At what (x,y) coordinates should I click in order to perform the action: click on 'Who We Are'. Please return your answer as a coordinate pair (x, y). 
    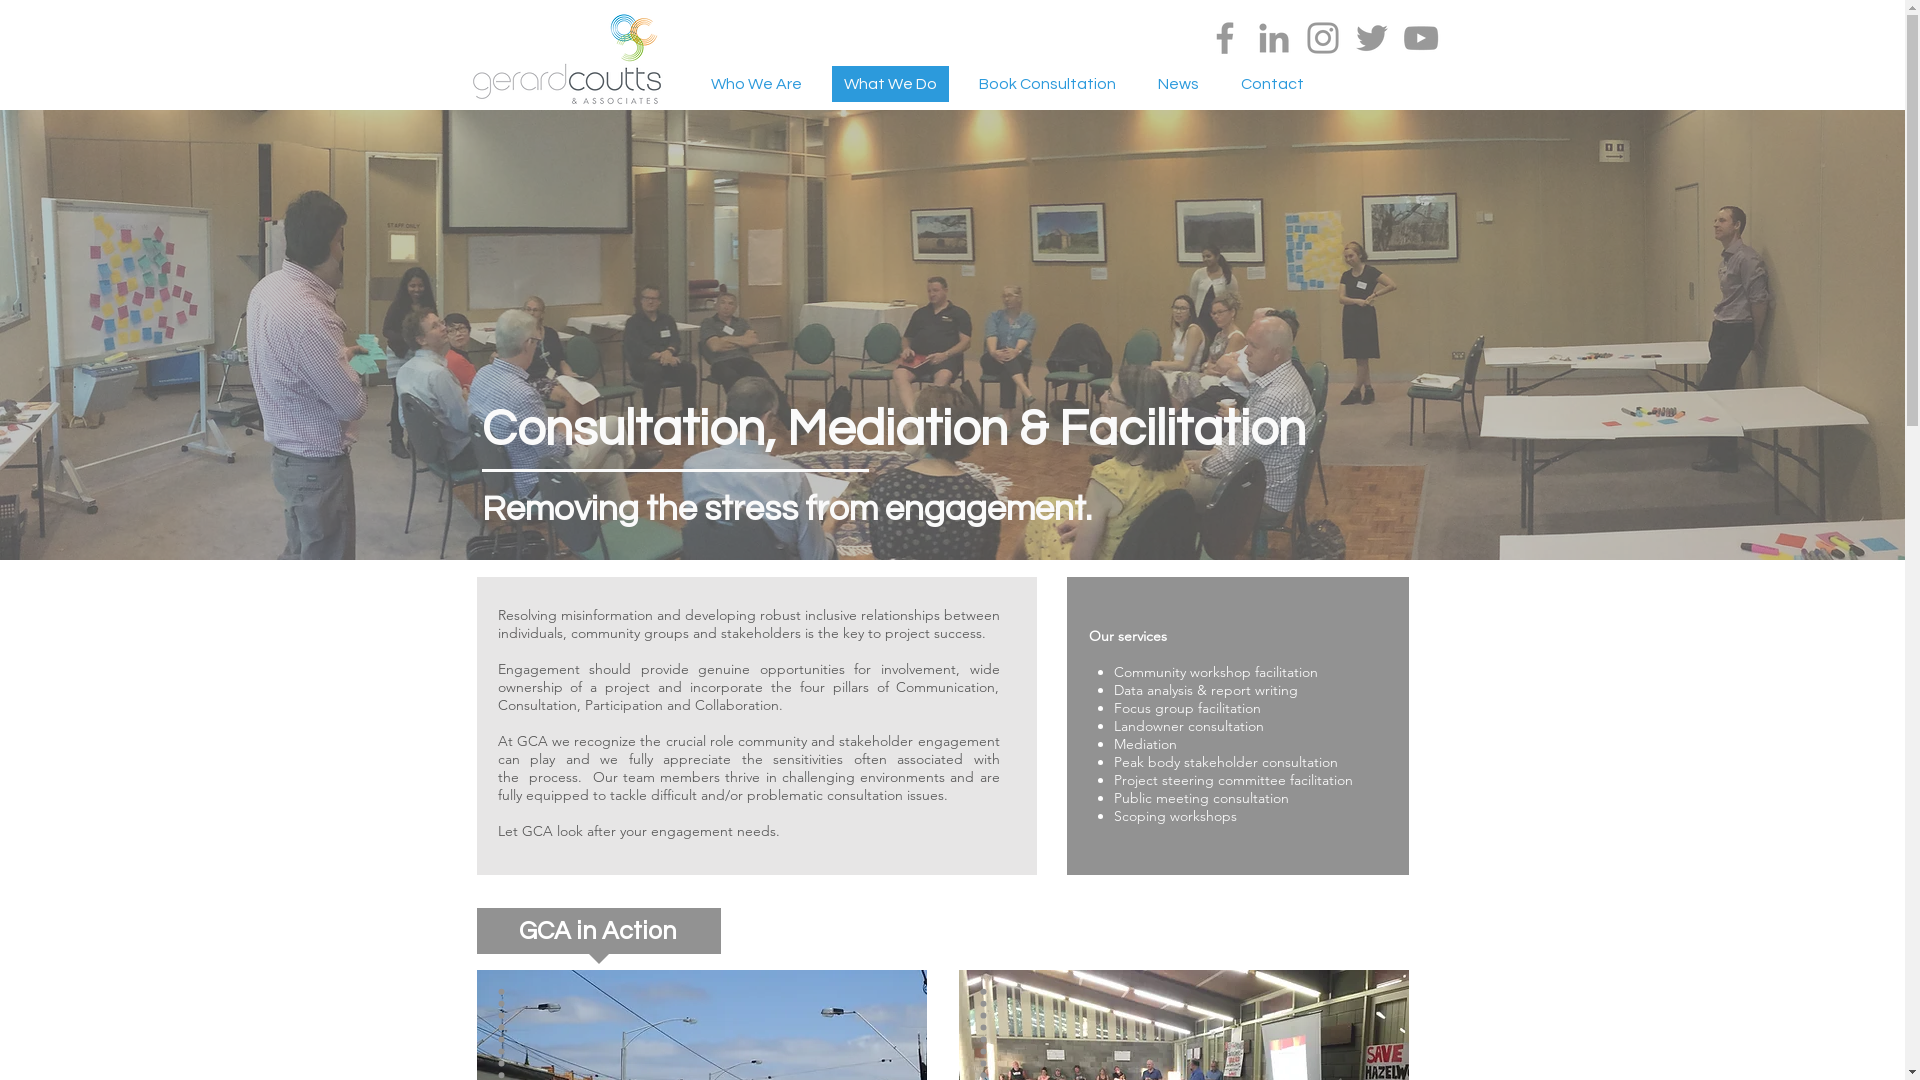
    Looking at the image, I should click on (754, 83).